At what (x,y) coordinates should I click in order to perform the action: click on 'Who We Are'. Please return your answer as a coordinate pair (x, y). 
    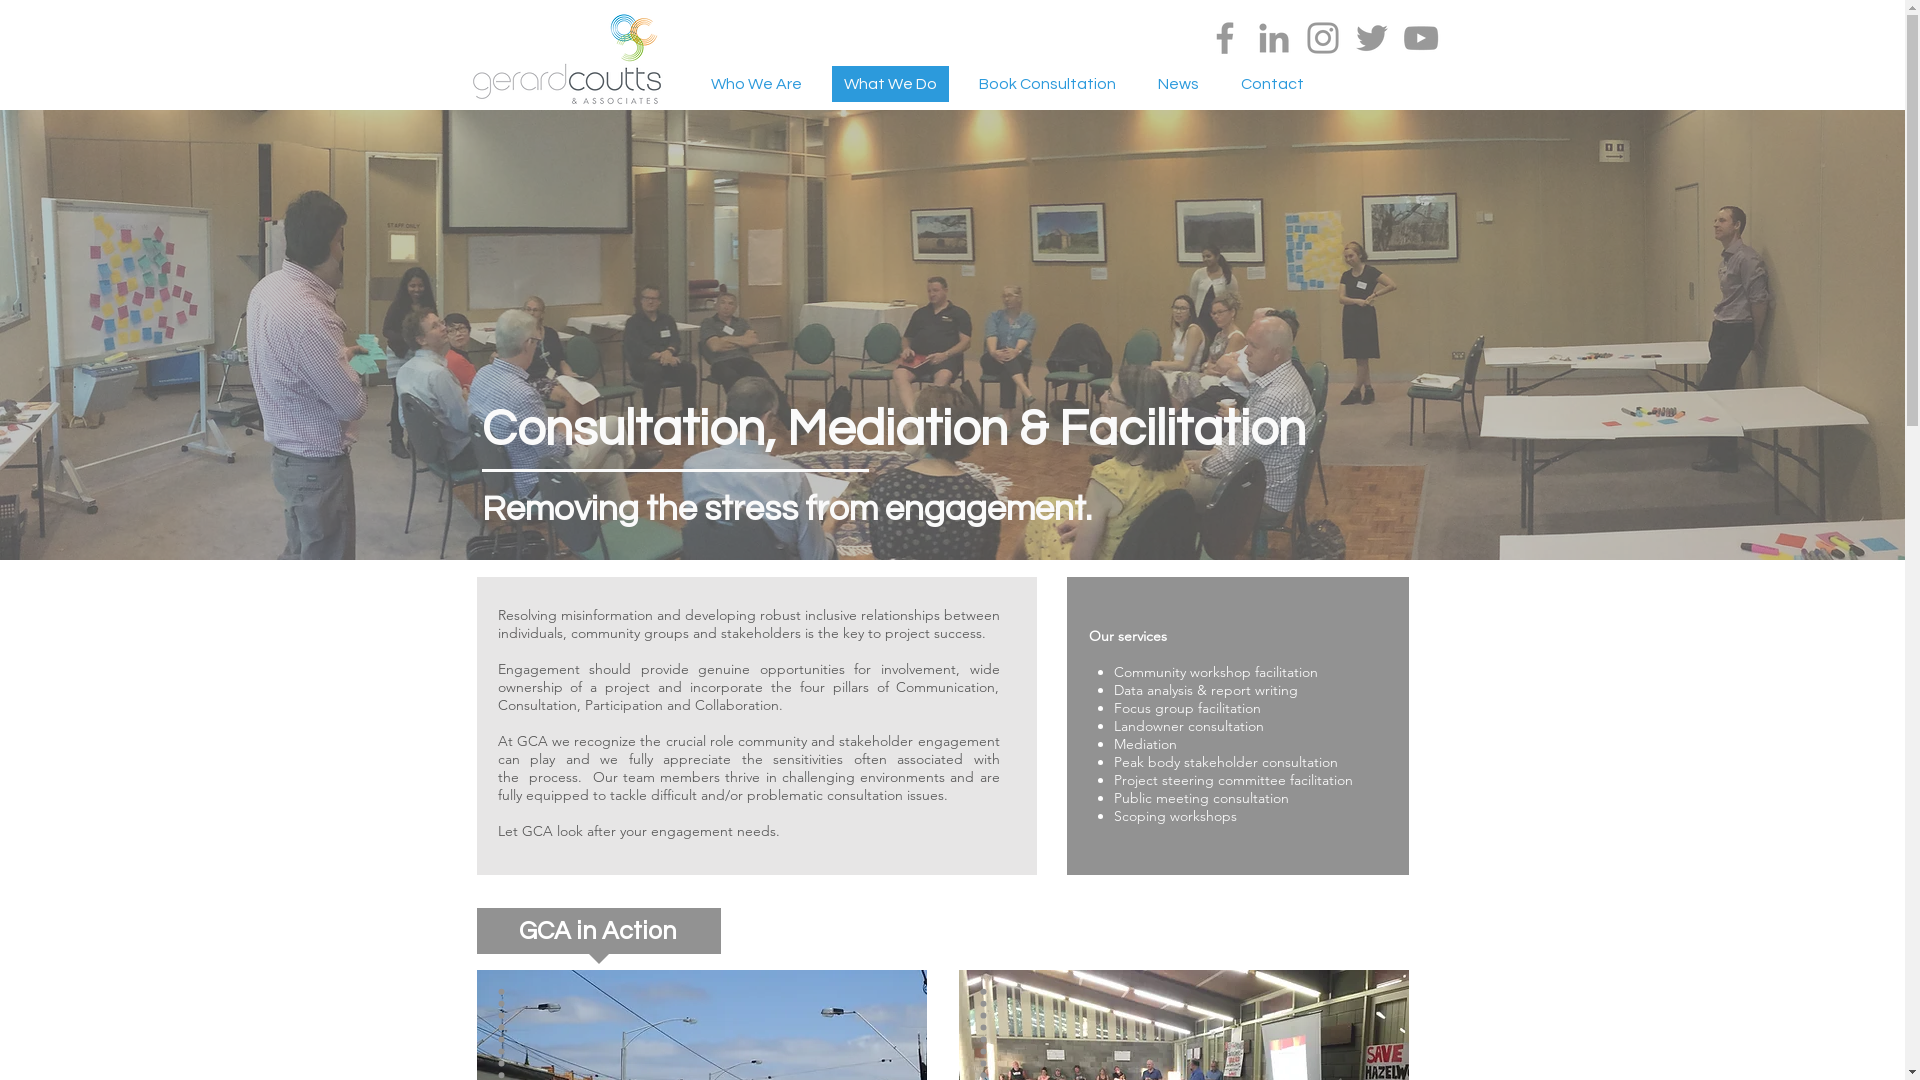
    Looking at the image, I should click on (754, 83).